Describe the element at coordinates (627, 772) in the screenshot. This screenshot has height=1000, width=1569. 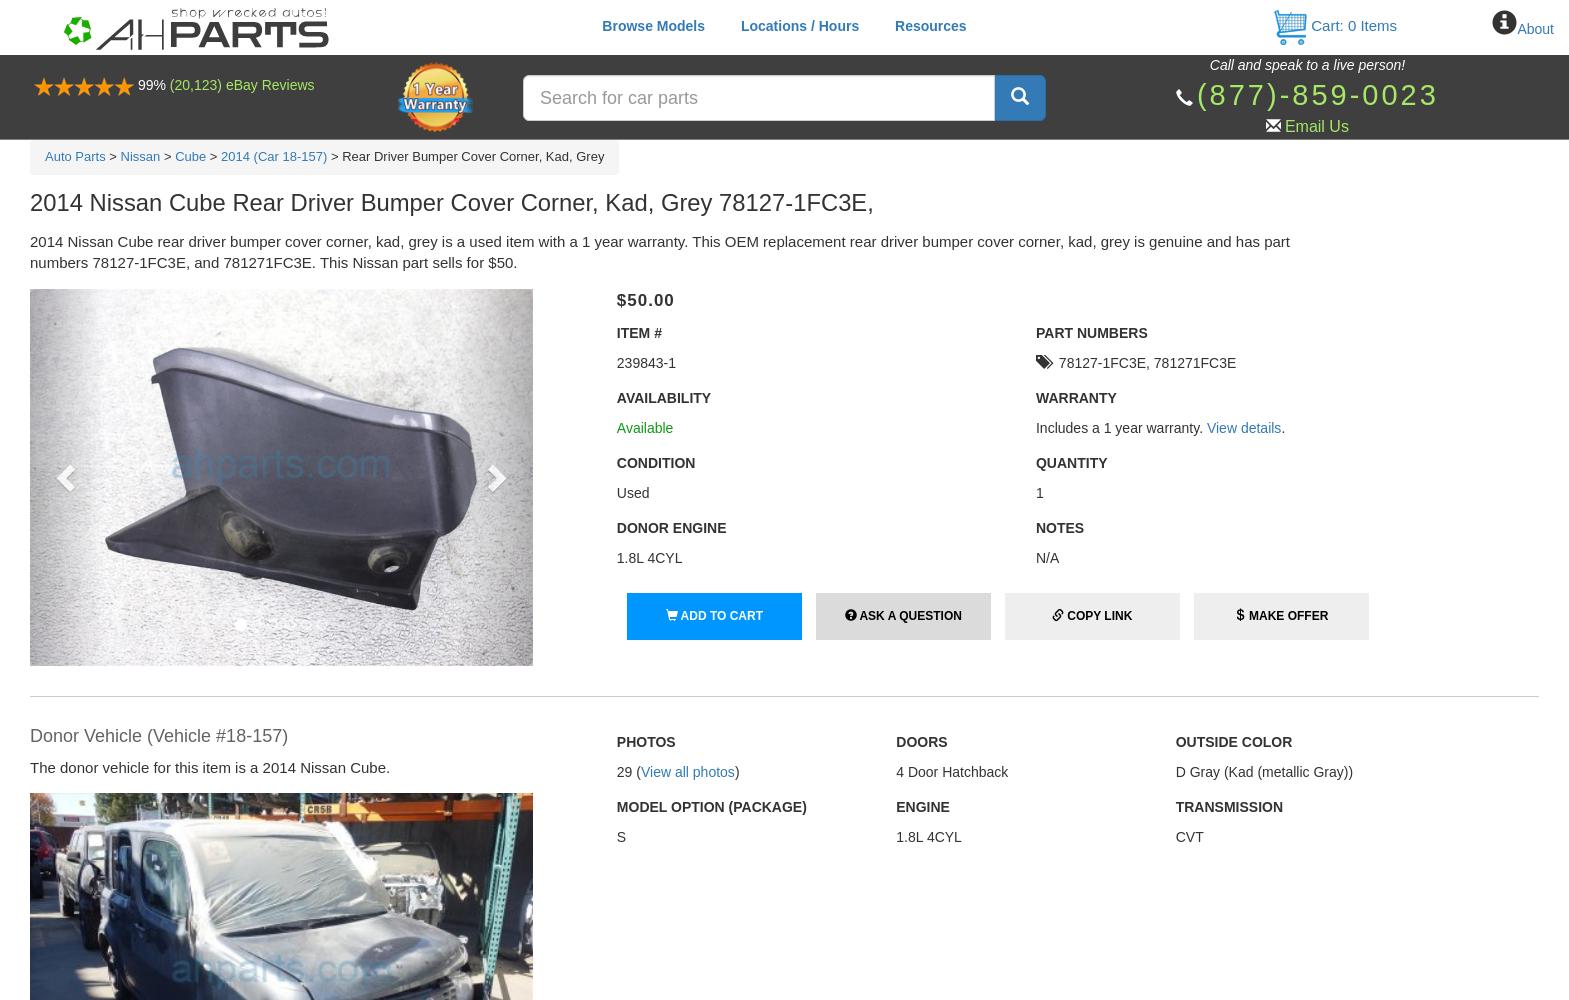
I see `'29 ('` at that location.